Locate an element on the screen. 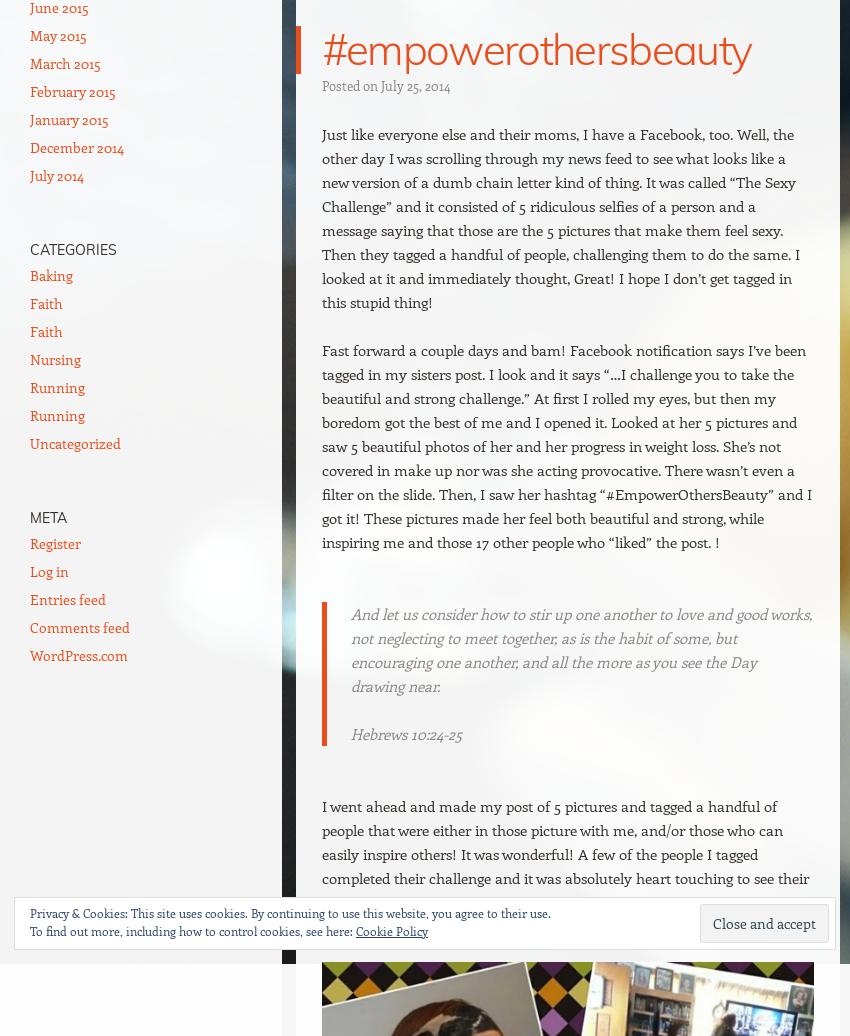 The image size is (850, 1036). 'February 2015' is located at coordinates (73, 91).